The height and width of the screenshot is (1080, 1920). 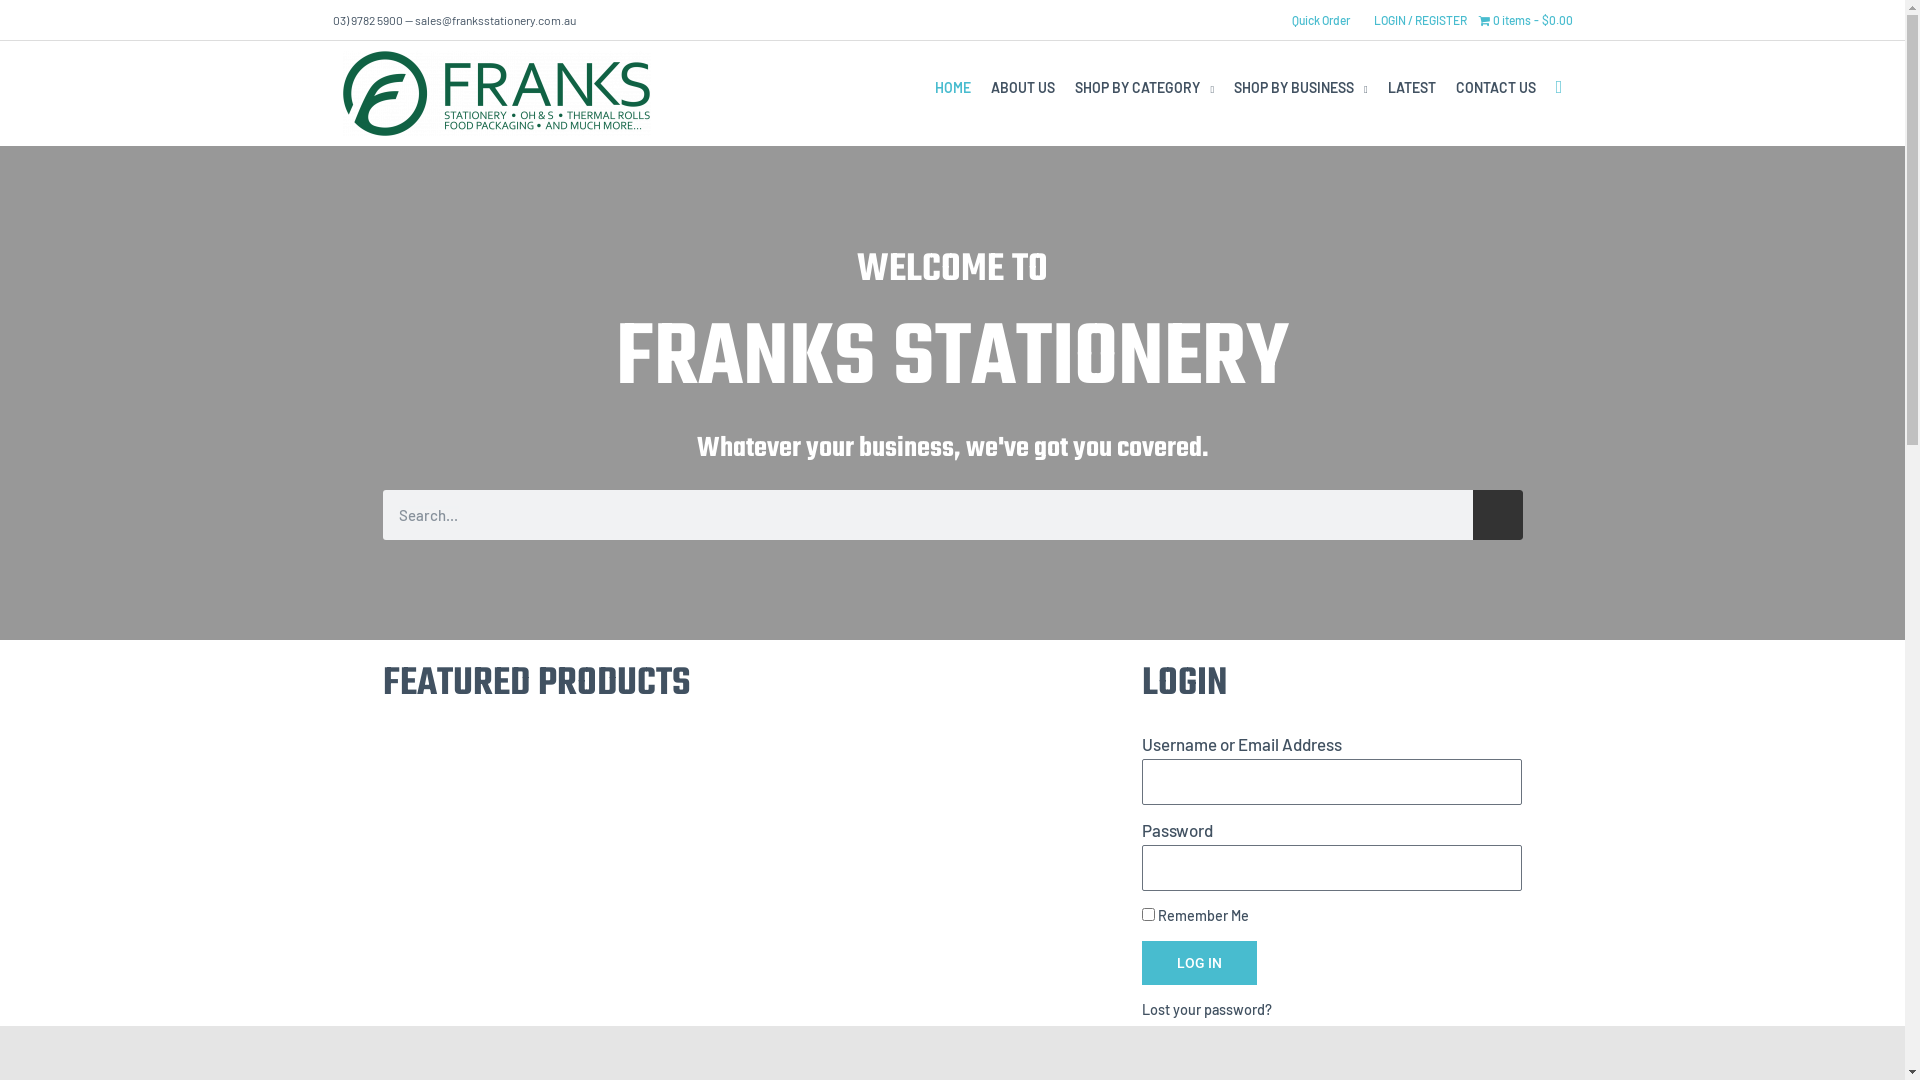 What do you see at coordinates (1496, 87) in the screenshot?
I see `'CONTACT US'` at bounding box center [1496, 87].